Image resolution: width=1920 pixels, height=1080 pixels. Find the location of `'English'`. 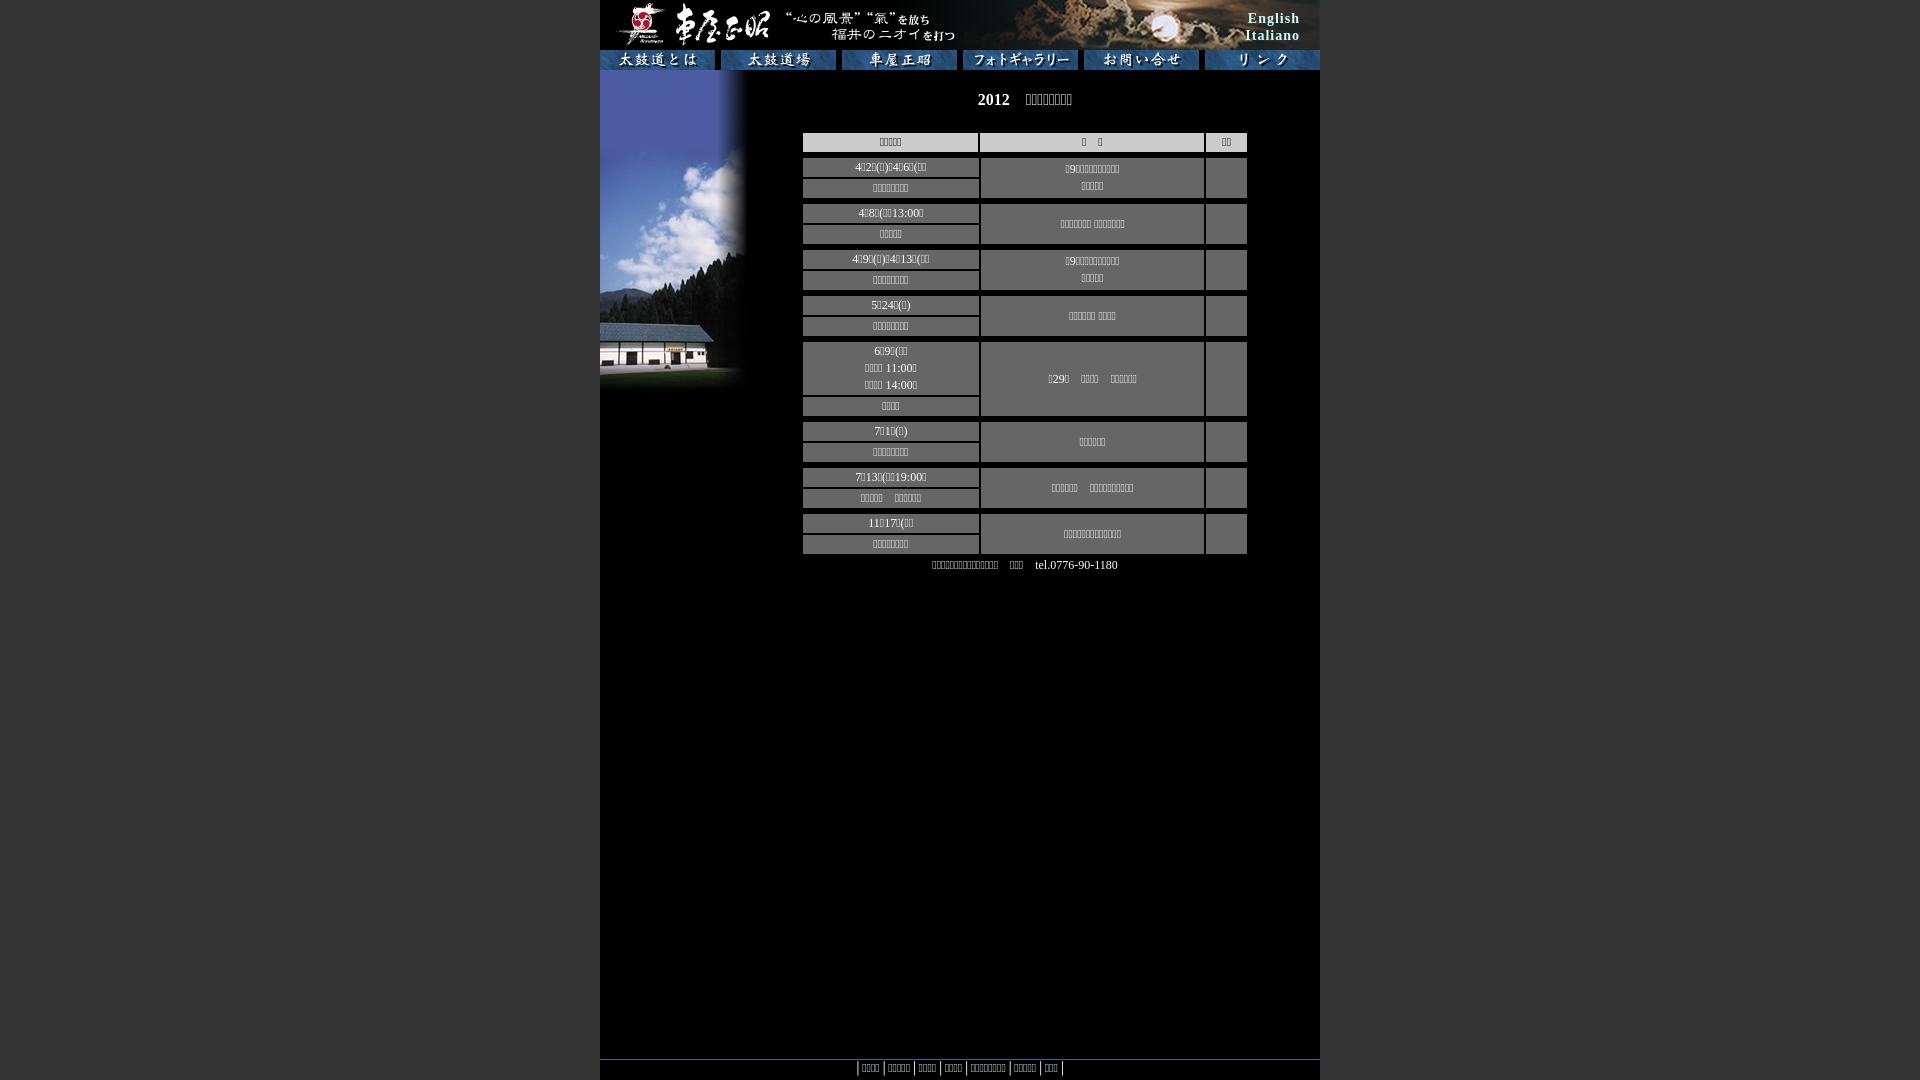

'English' is located at coordinates (1272, 18).